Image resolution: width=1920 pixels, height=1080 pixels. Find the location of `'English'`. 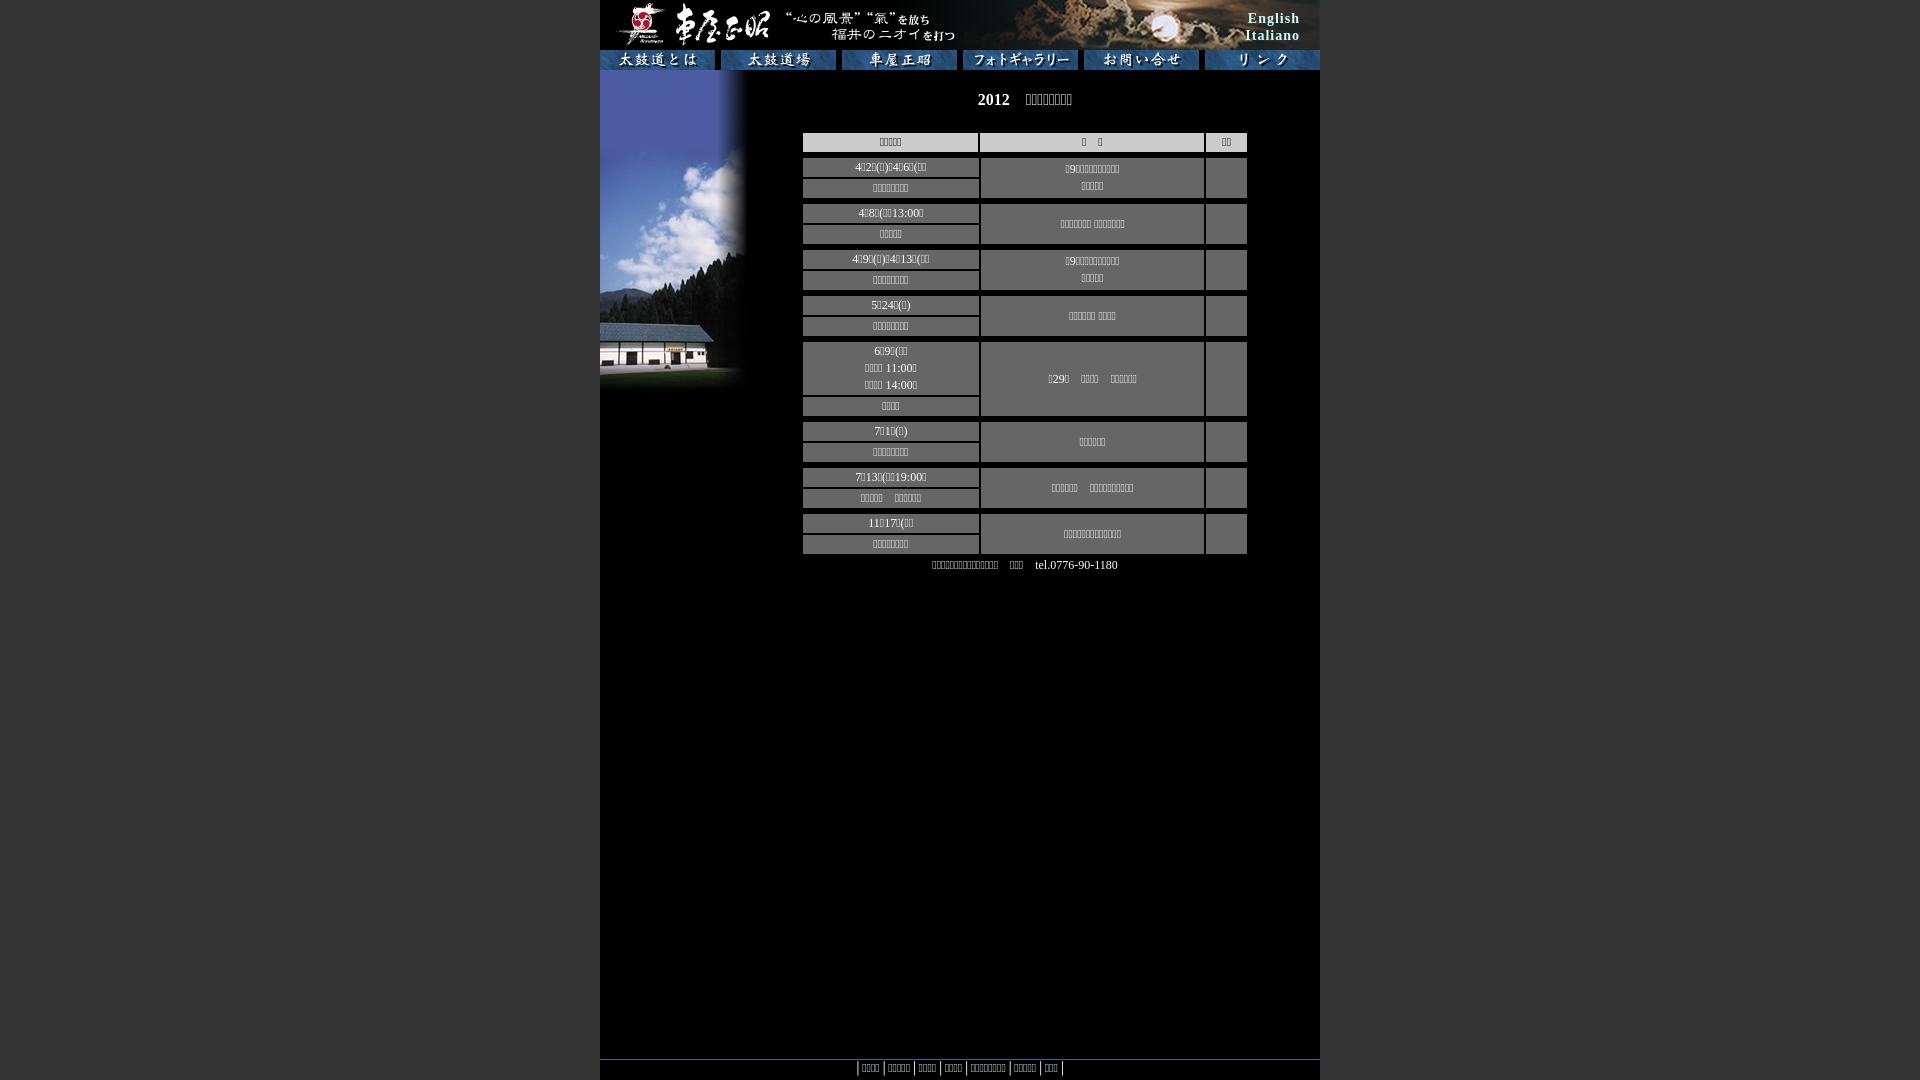

'English' is located at coordinates (1272, 18).